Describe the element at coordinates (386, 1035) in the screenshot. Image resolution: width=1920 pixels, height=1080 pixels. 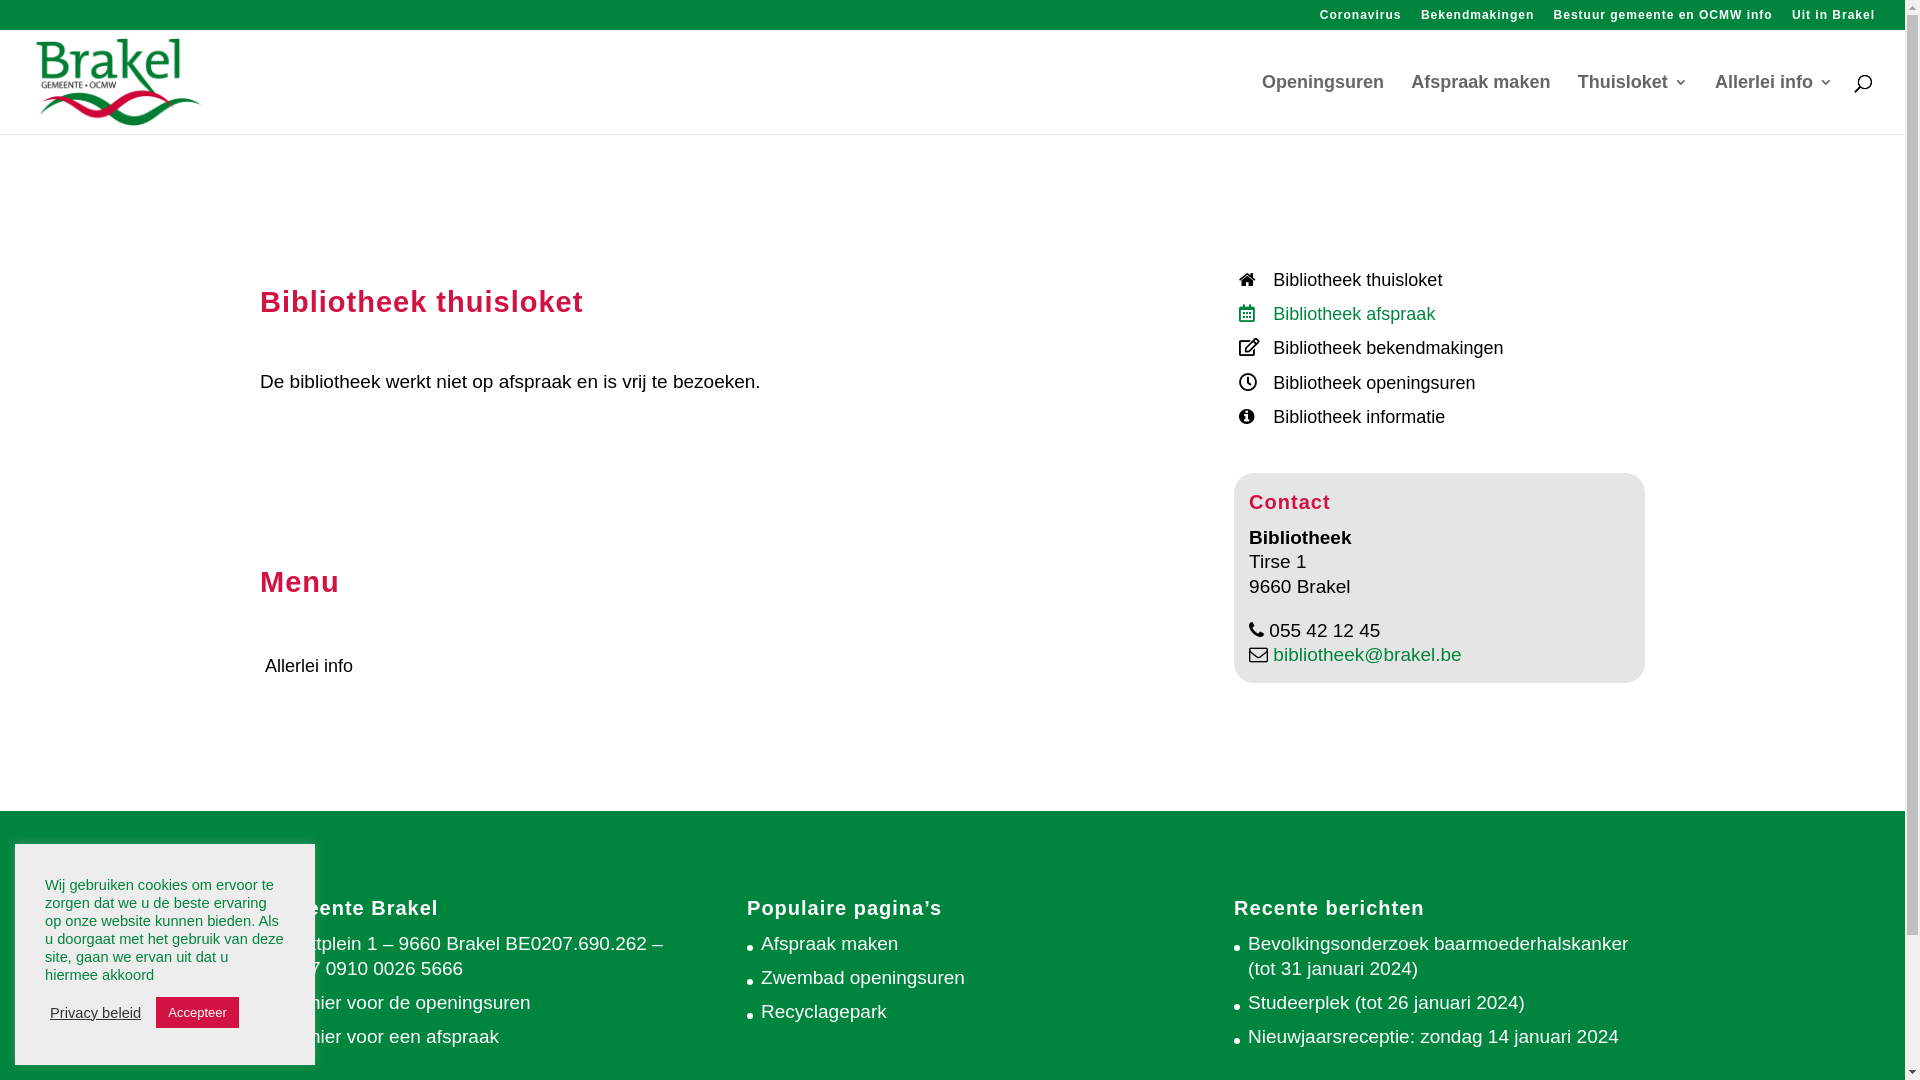
I see `'Klik hier voor een afspraak'` at that location.